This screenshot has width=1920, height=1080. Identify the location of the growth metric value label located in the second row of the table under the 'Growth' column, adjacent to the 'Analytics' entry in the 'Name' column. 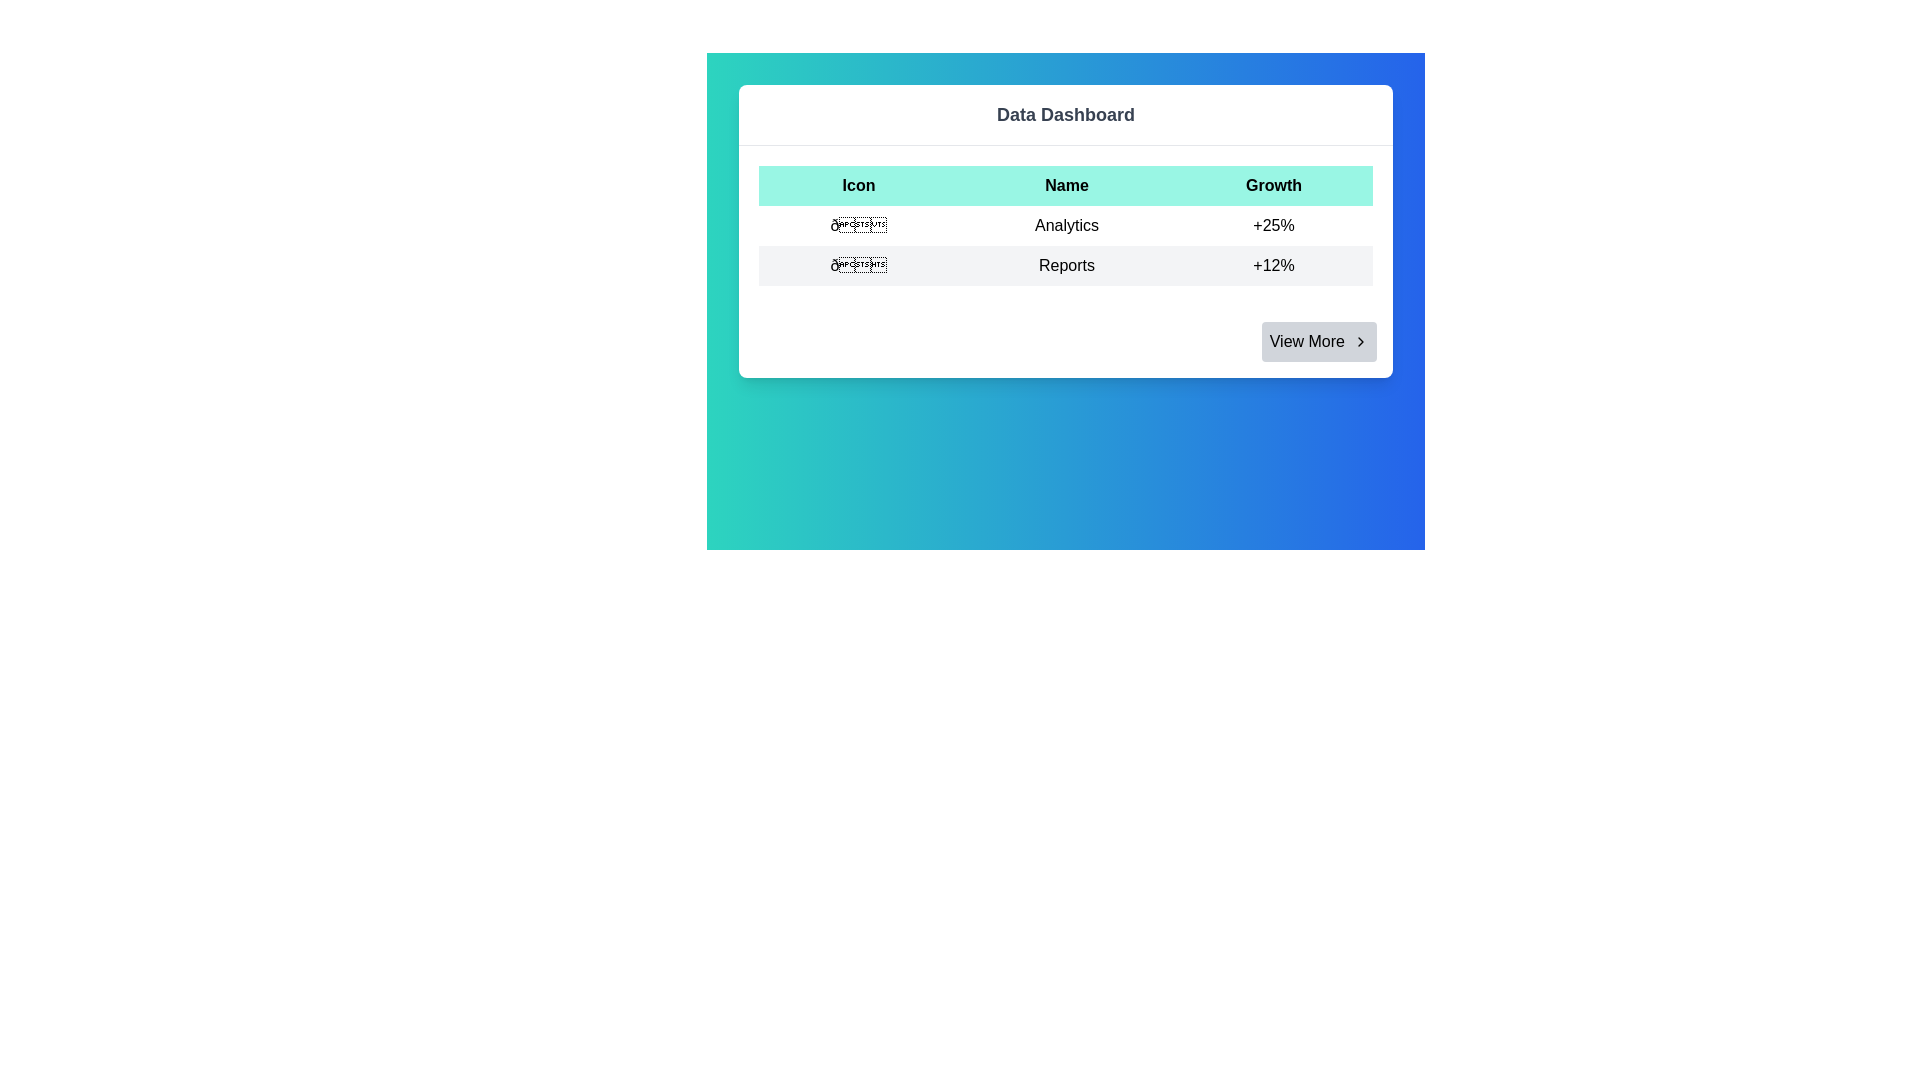
(1273, 225).